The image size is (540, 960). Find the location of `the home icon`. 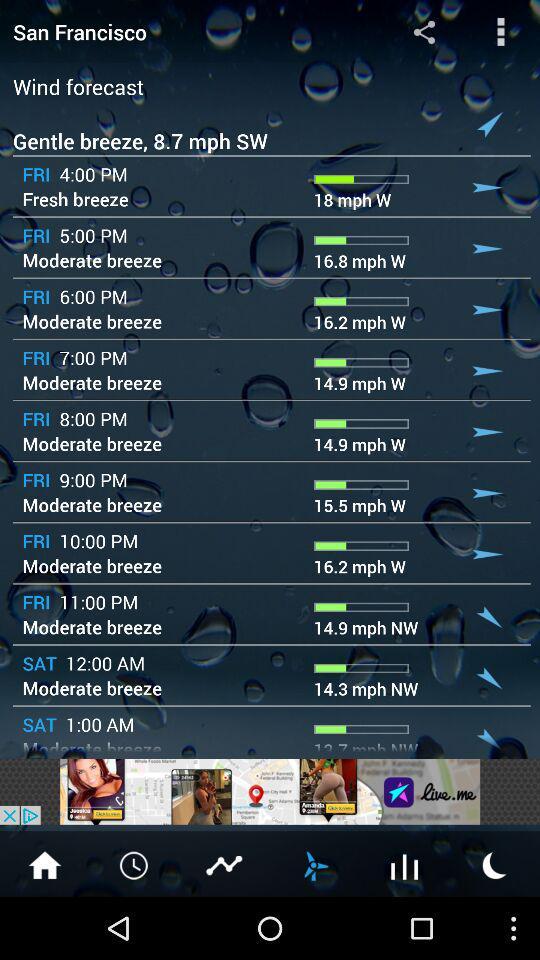

the home icon is located at coordinates (44, 925).